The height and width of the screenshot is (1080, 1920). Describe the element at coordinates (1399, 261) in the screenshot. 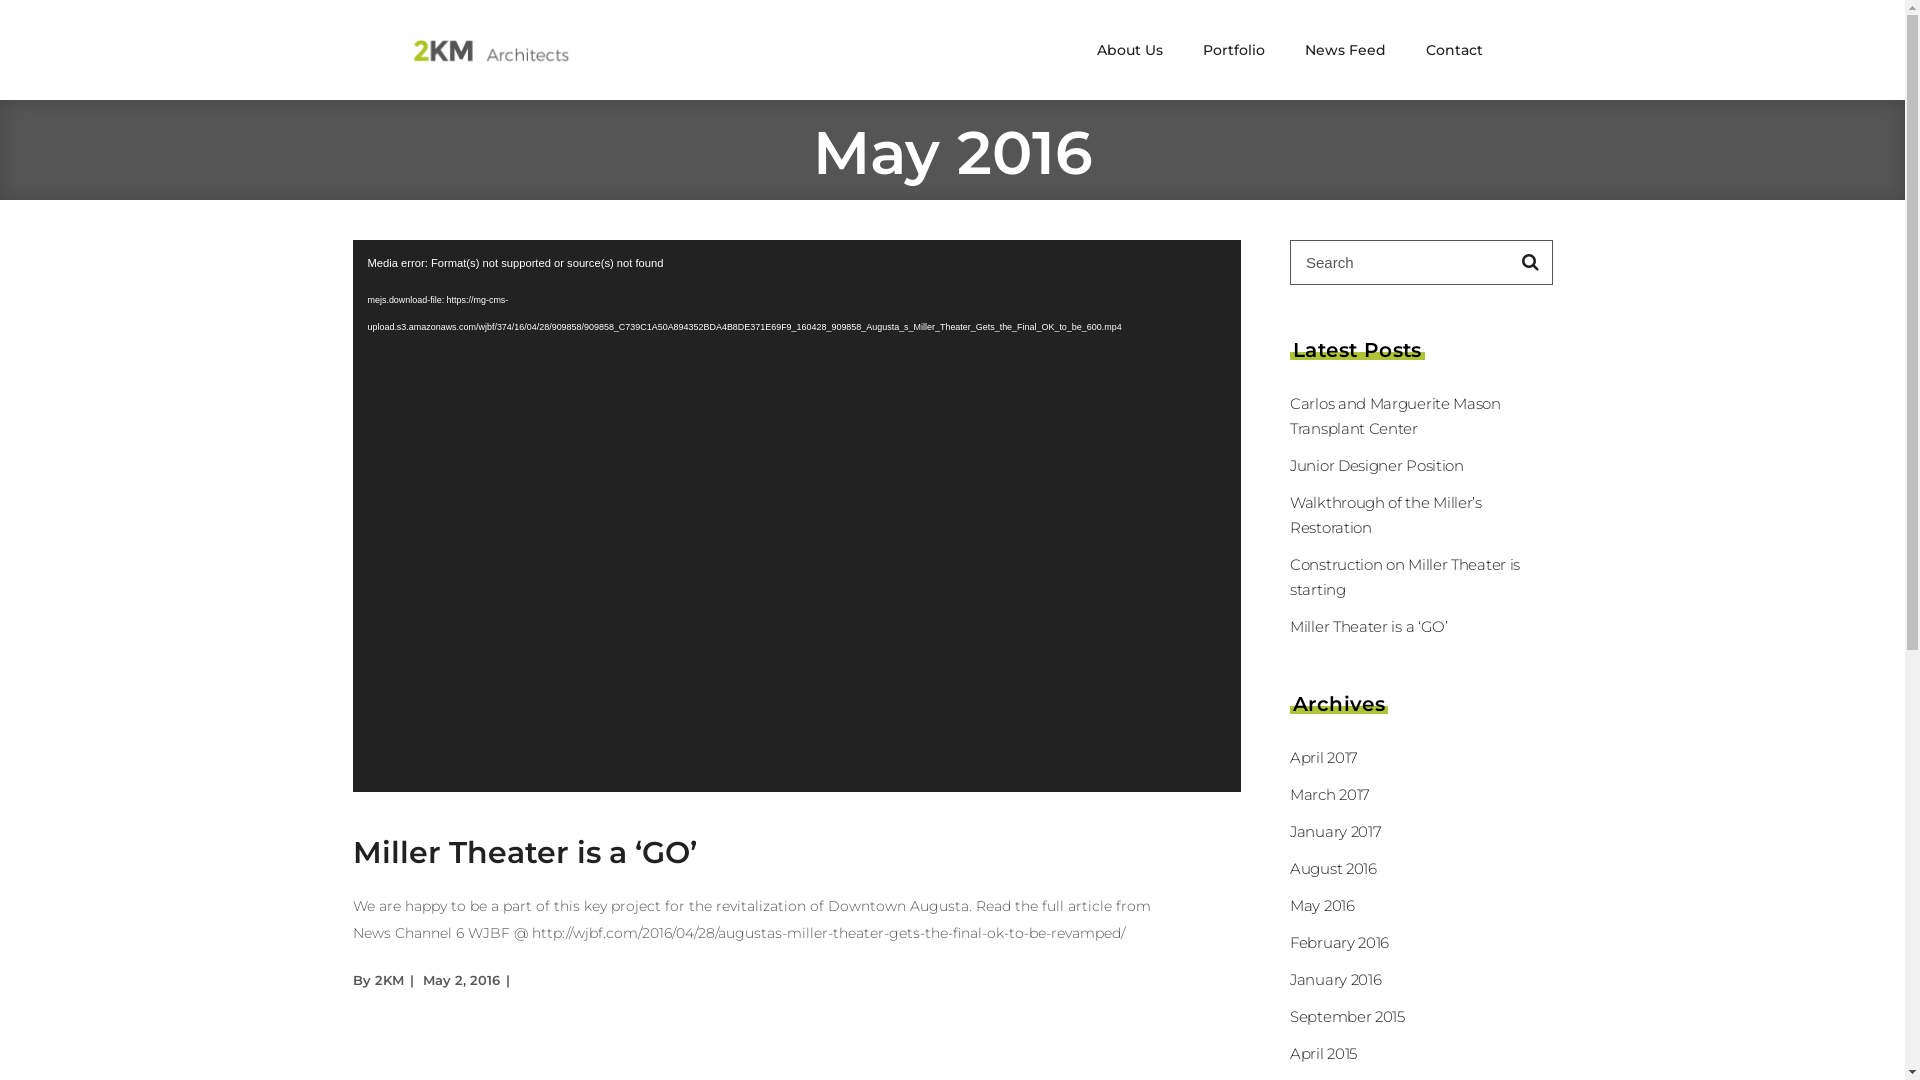

I see `'Search for:'` at that location.